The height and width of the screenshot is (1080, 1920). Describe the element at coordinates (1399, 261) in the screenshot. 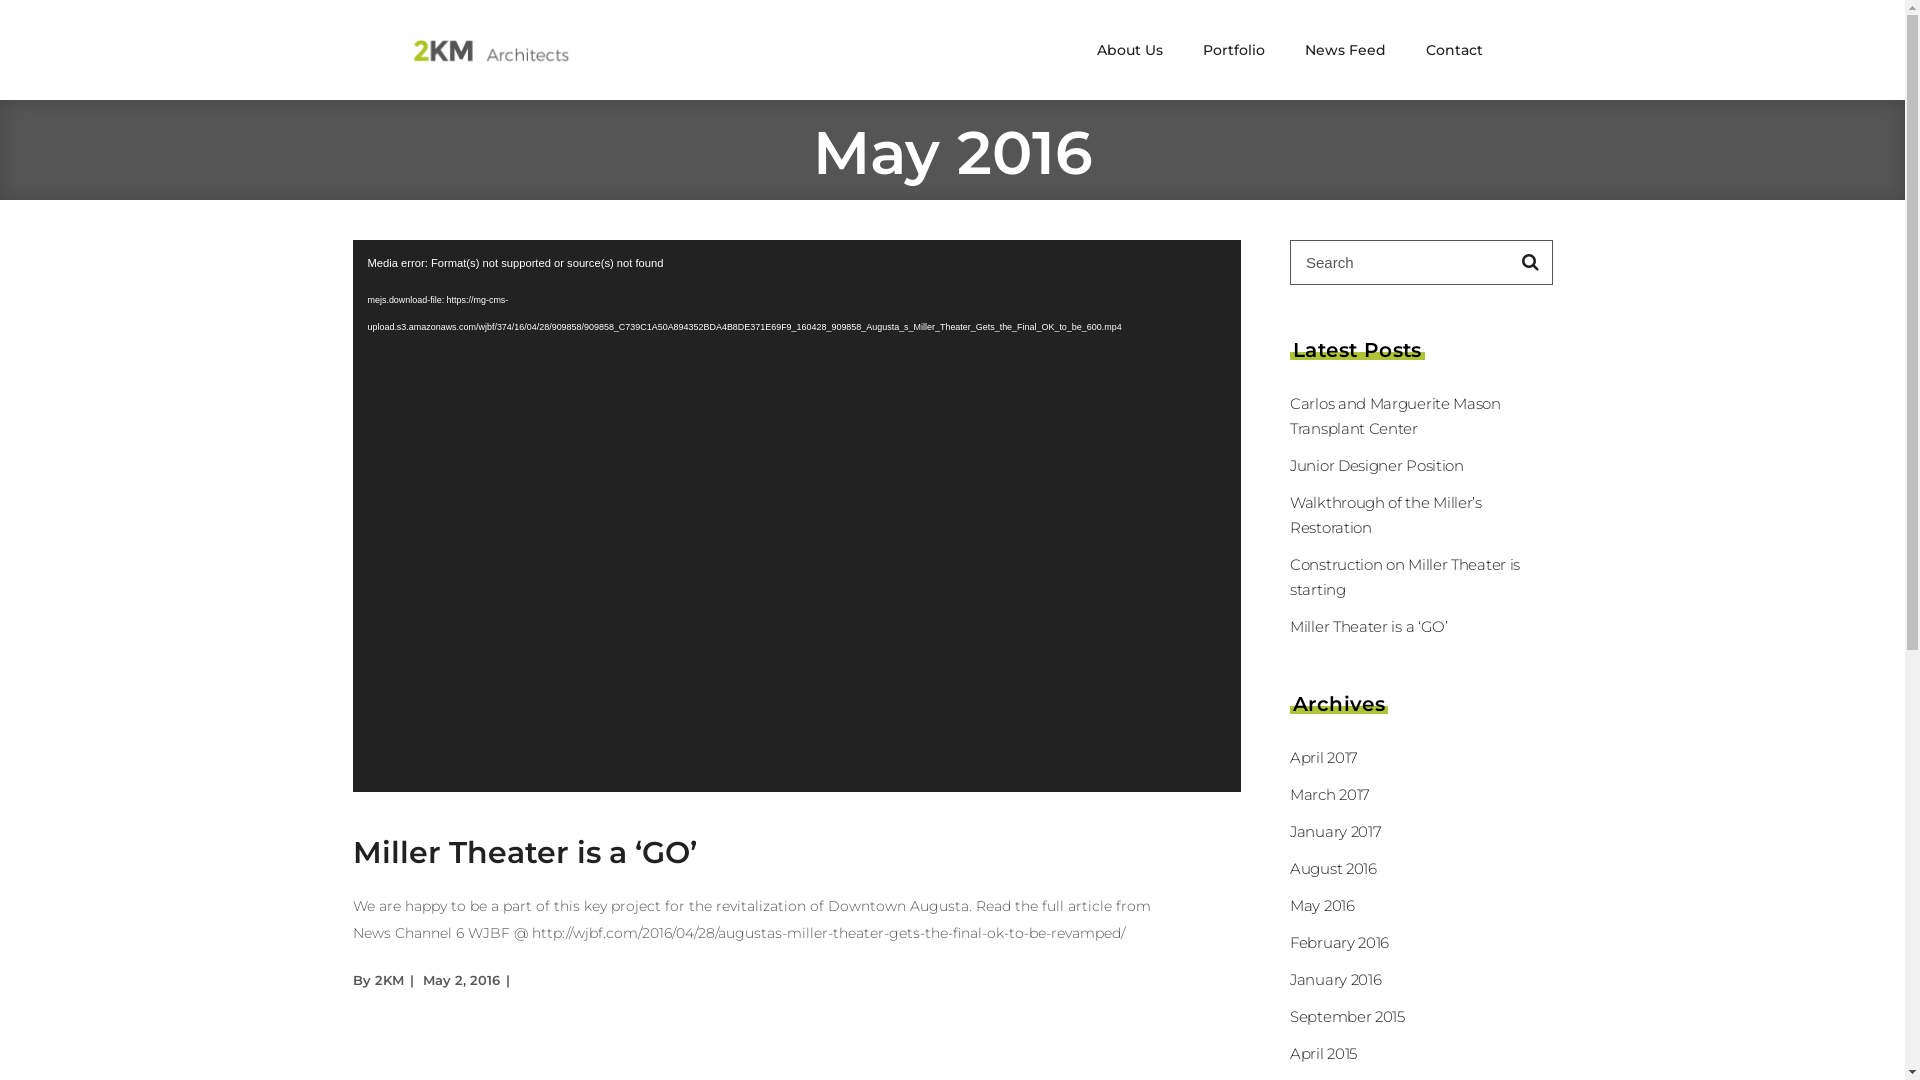

I see `'Search for:'` at that location.